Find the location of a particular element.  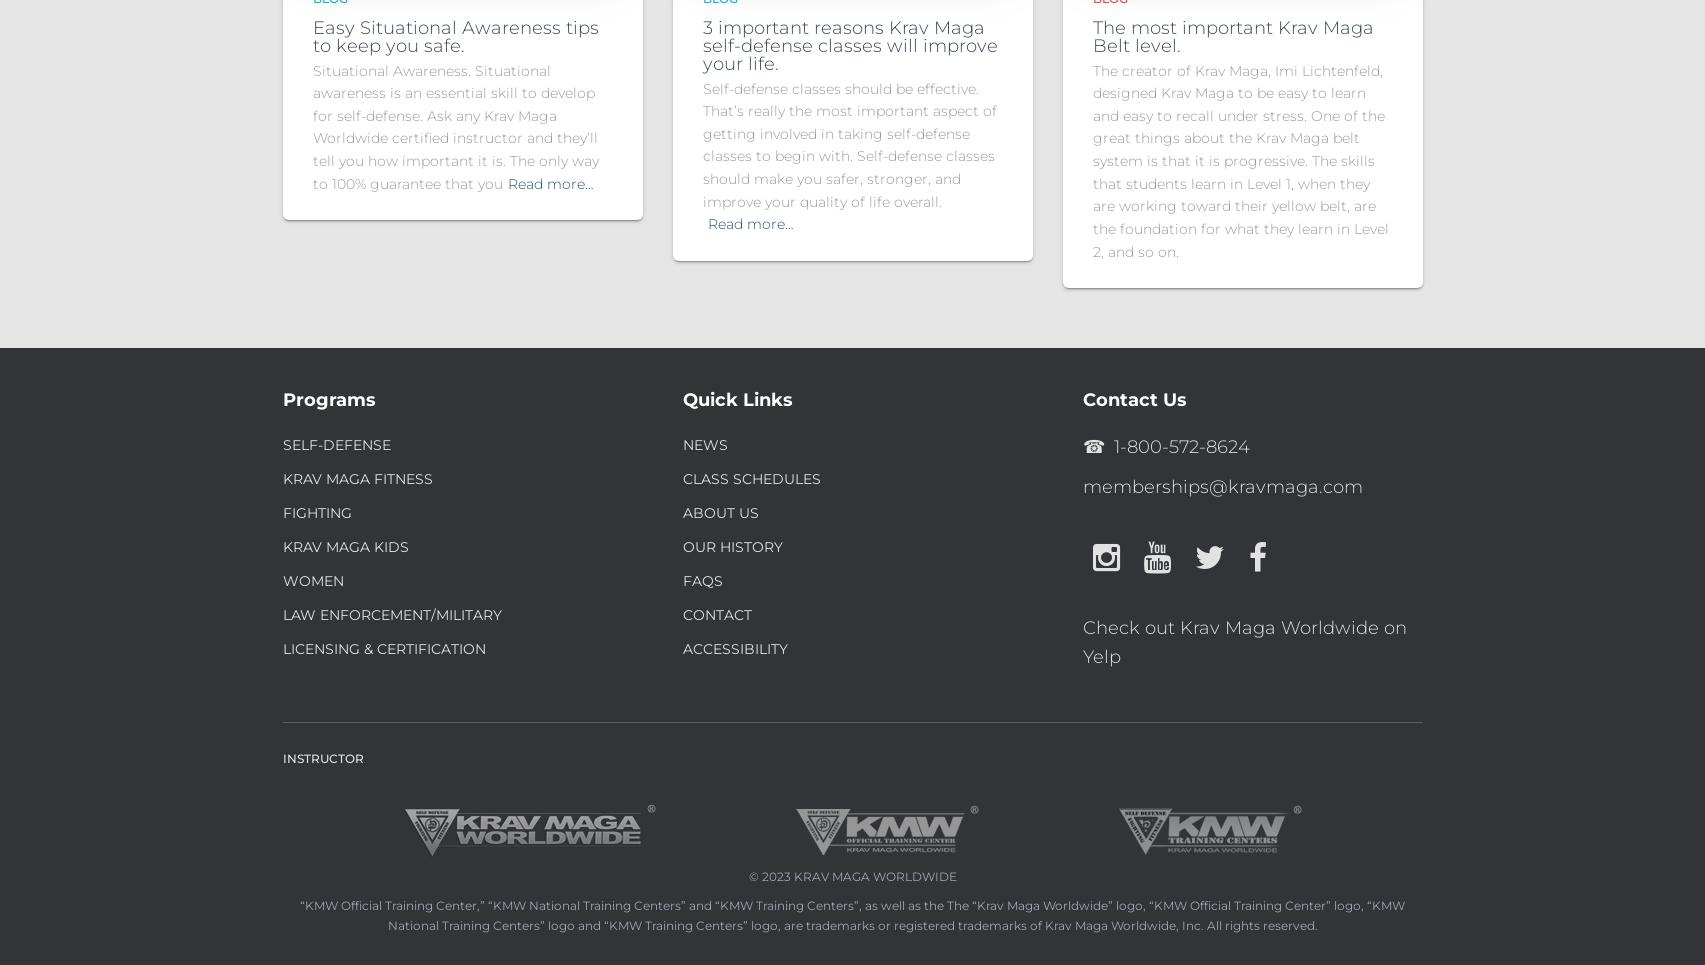

'Class Schedules' is located at coordinates (682, 478).